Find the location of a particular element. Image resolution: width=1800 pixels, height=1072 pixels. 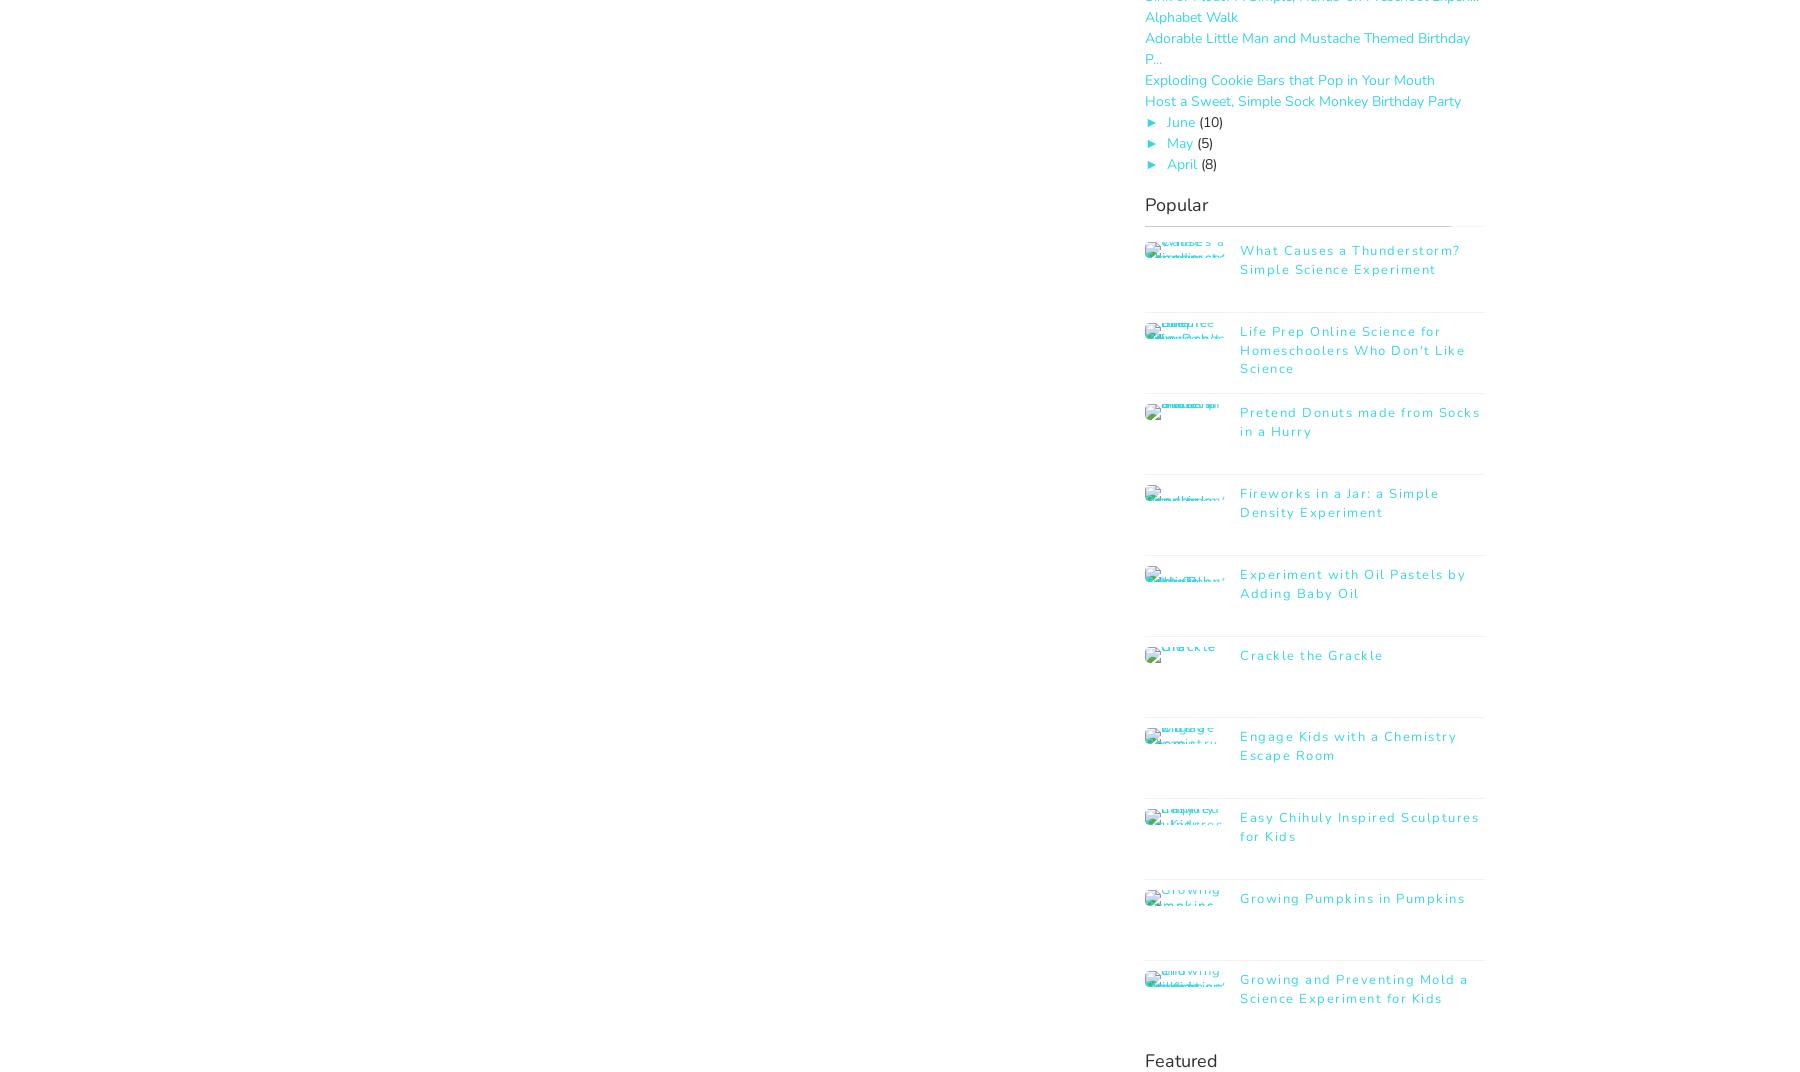

'Growing and Preventing Mold a Science Experiment for Kids' is located at coordinates (1352, 988).